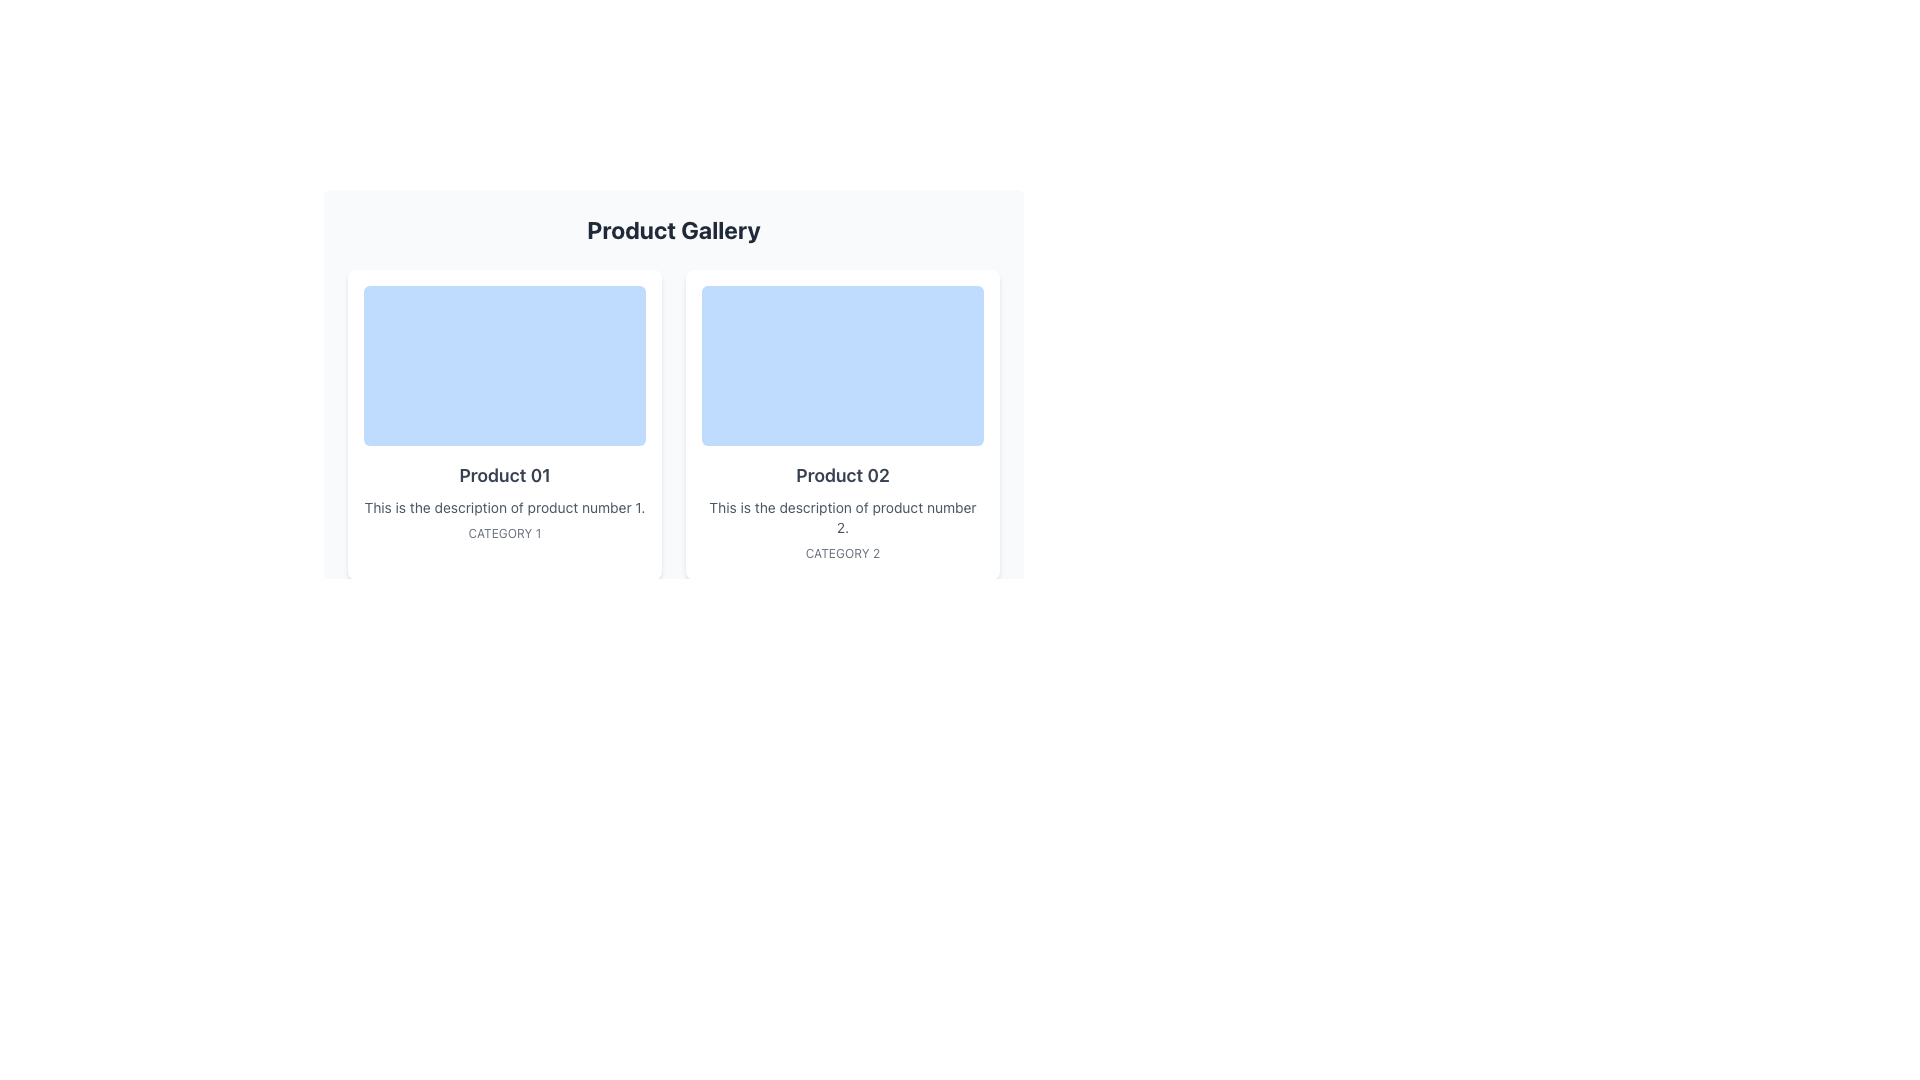 The image size is (1920, 1080). I want to click on the Visual Placeholder or Representation Panel, which is a rectangular blue box with rounded corners located at the top of the card for 'Product 02', so click(843, 366).